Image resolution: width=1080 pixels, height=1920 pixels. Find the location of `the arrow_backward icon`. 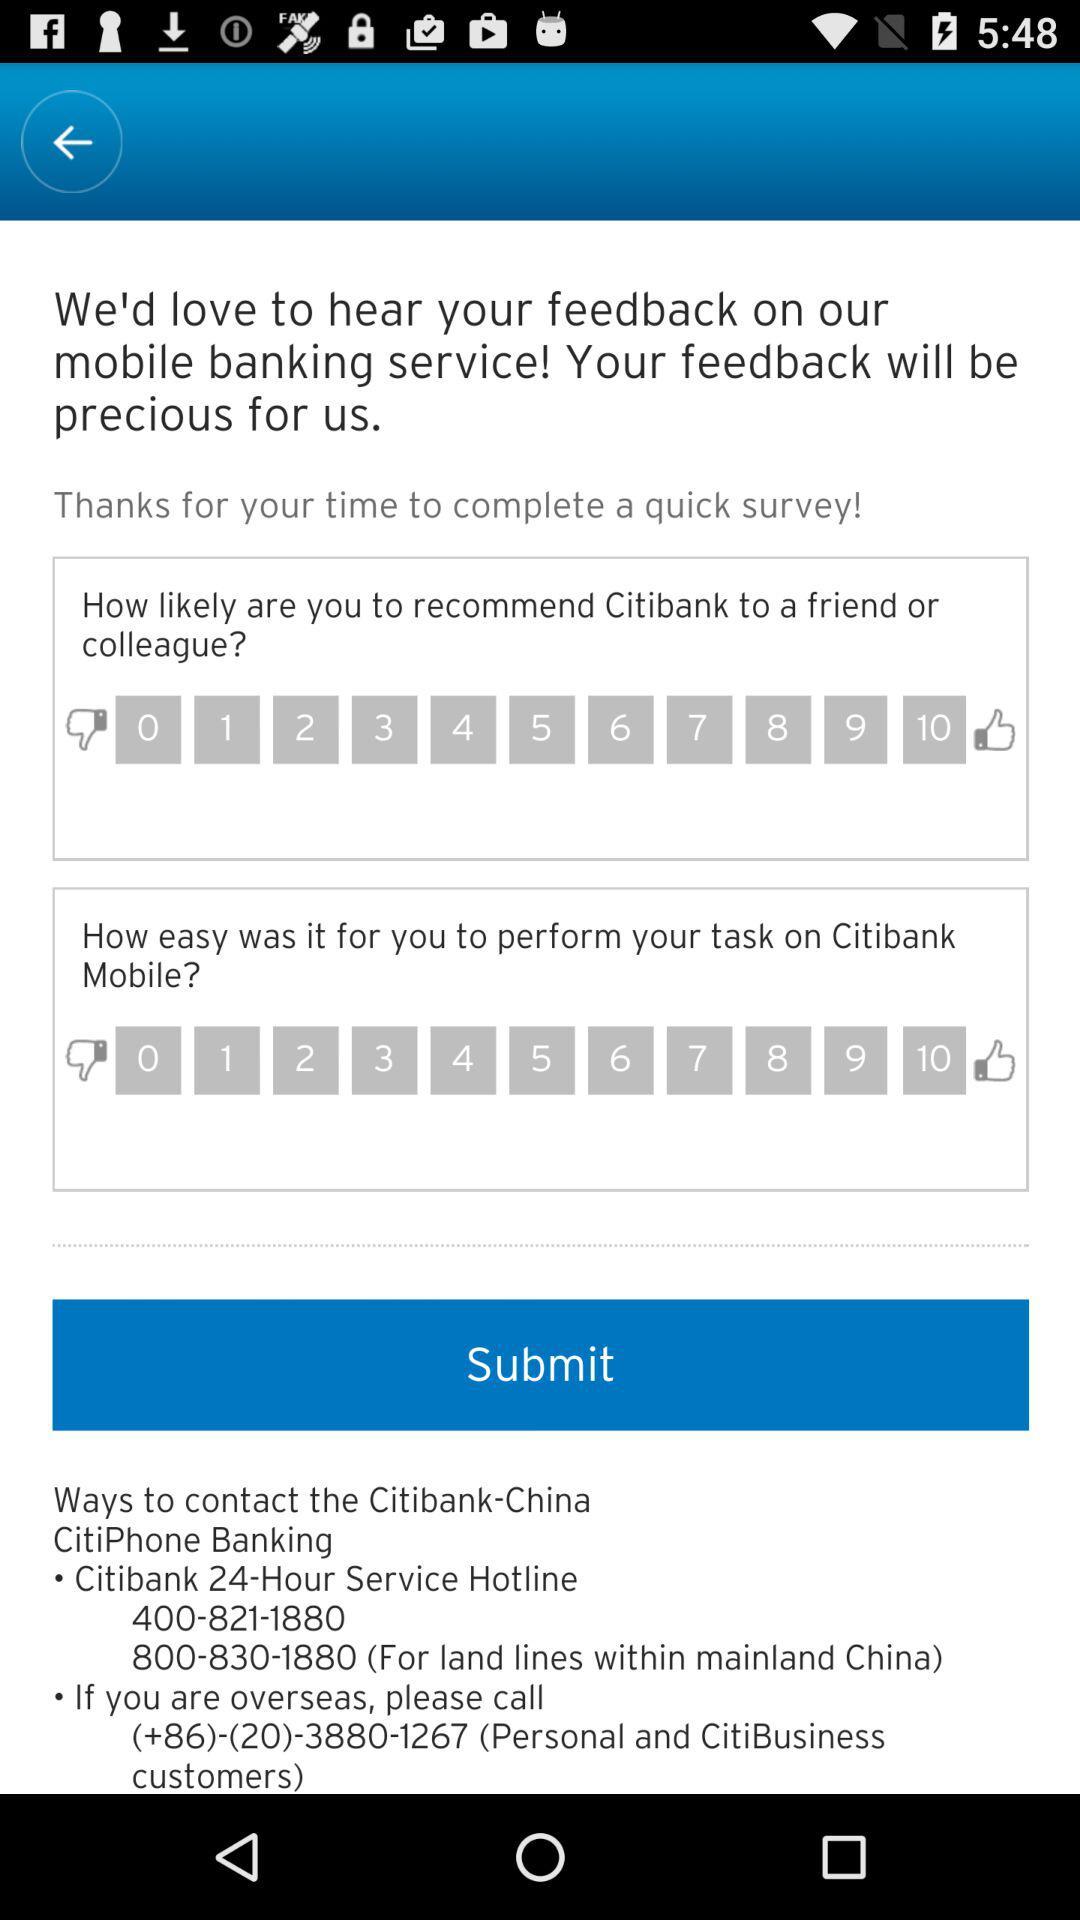

the arrow_backward icon is located at coordinates (70, 150).